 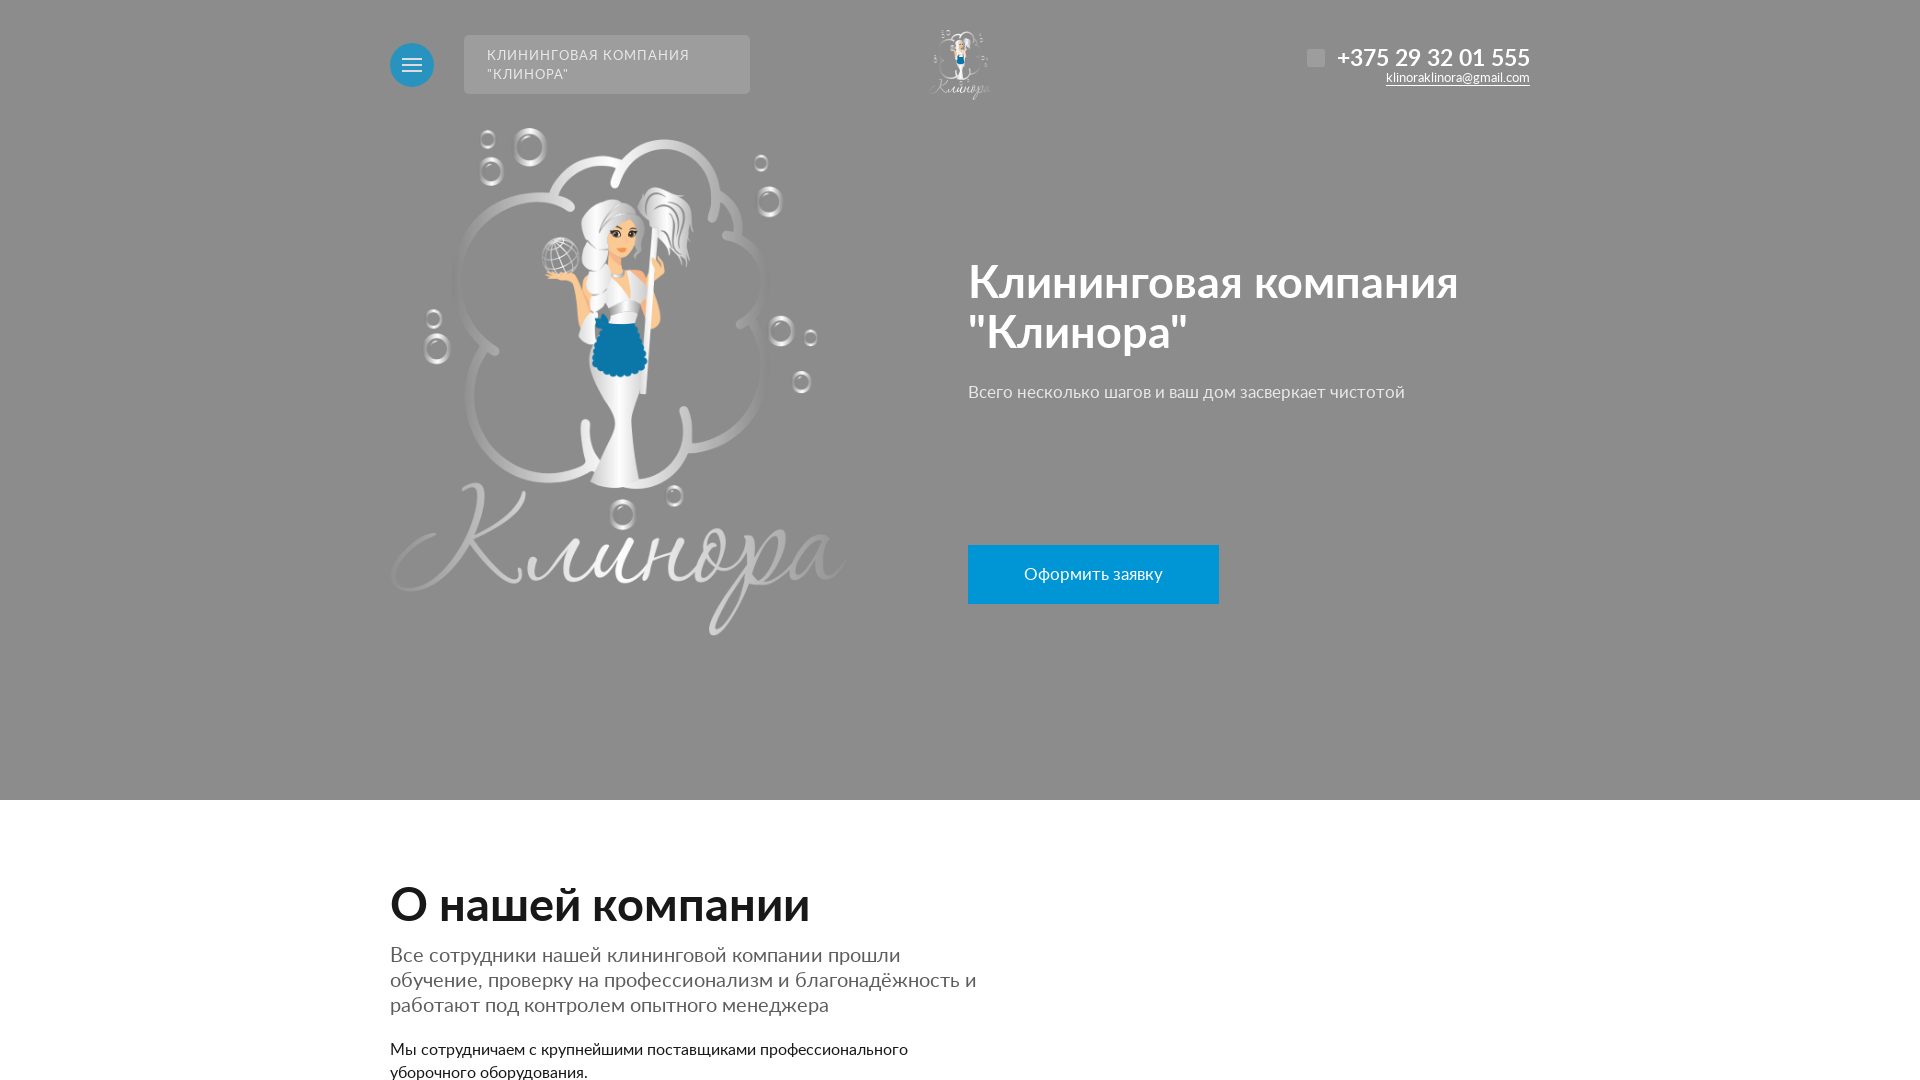 I want to click on 'klinoraklinora@gmail.com', so click(x=1458, y=77).